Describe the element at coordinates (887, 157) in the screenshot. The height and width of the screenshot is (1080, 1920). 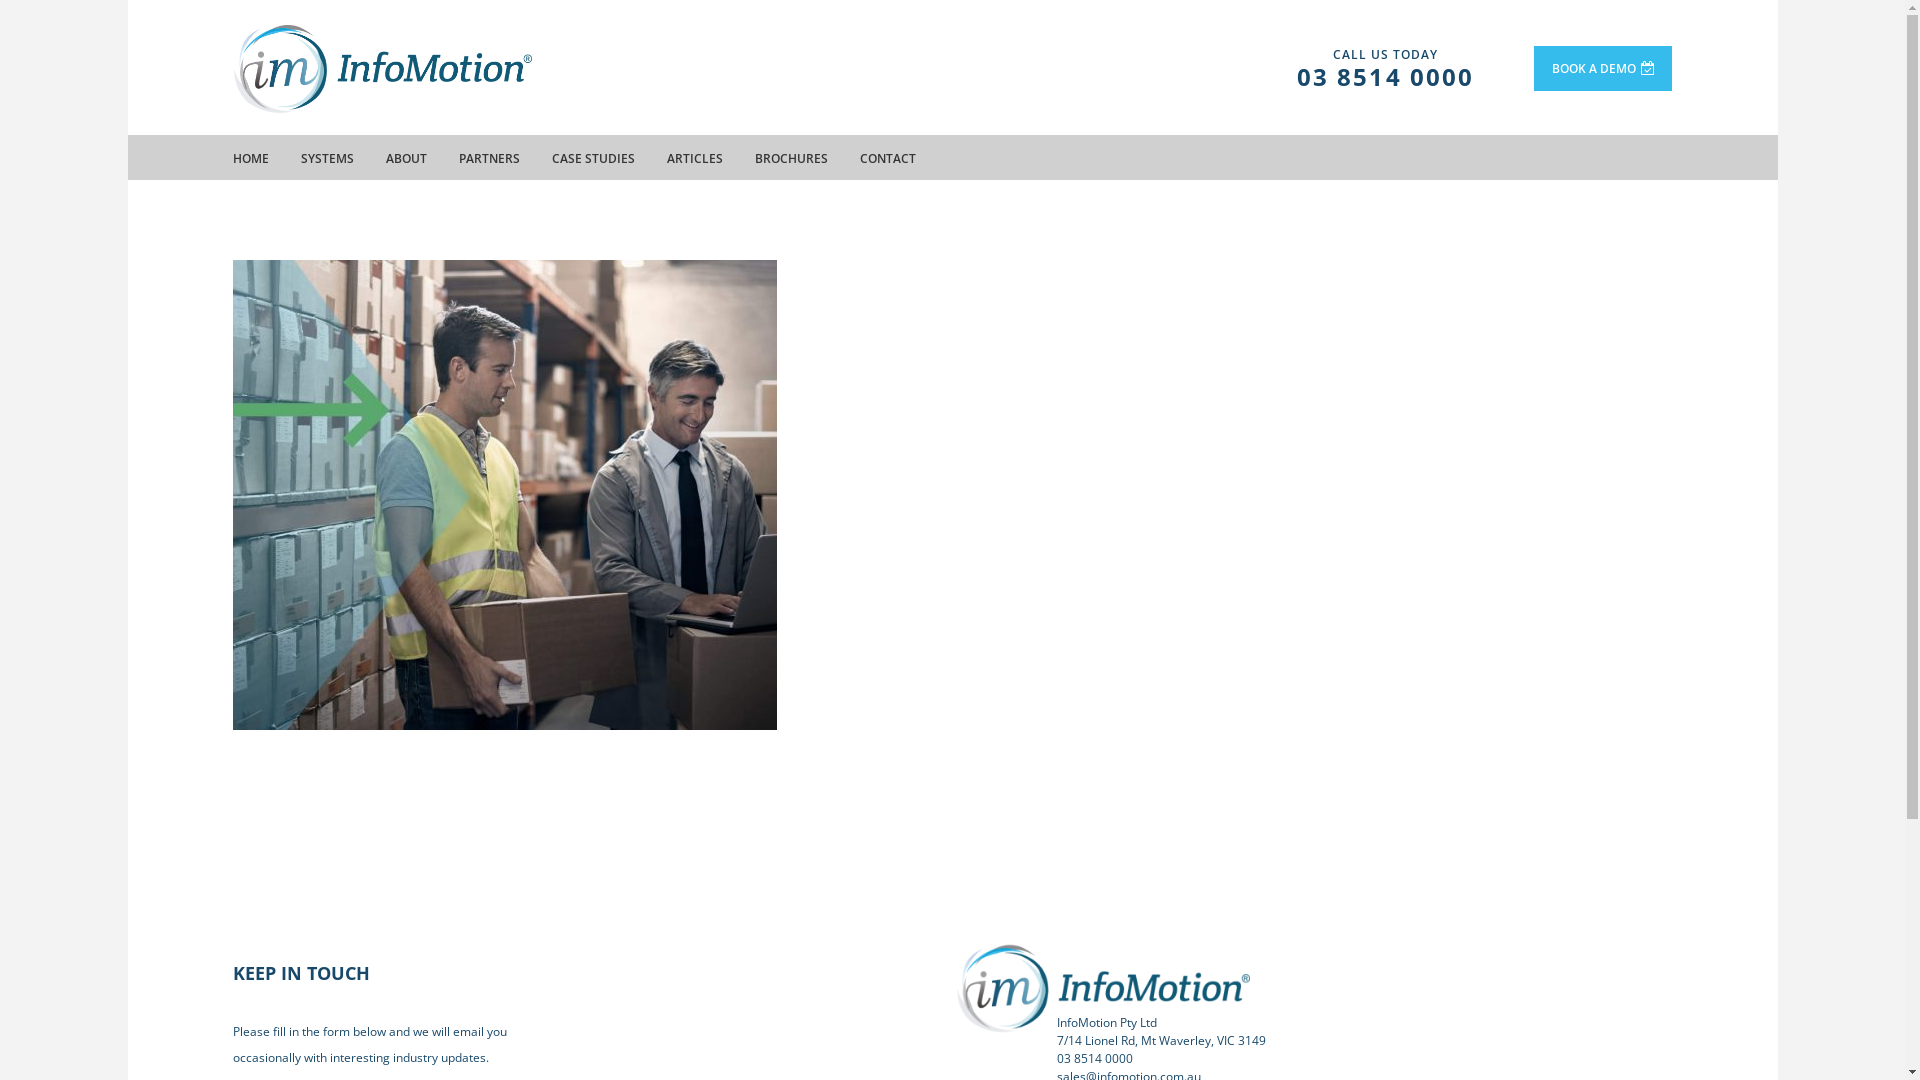
I see `'CONTACT'` at that location.